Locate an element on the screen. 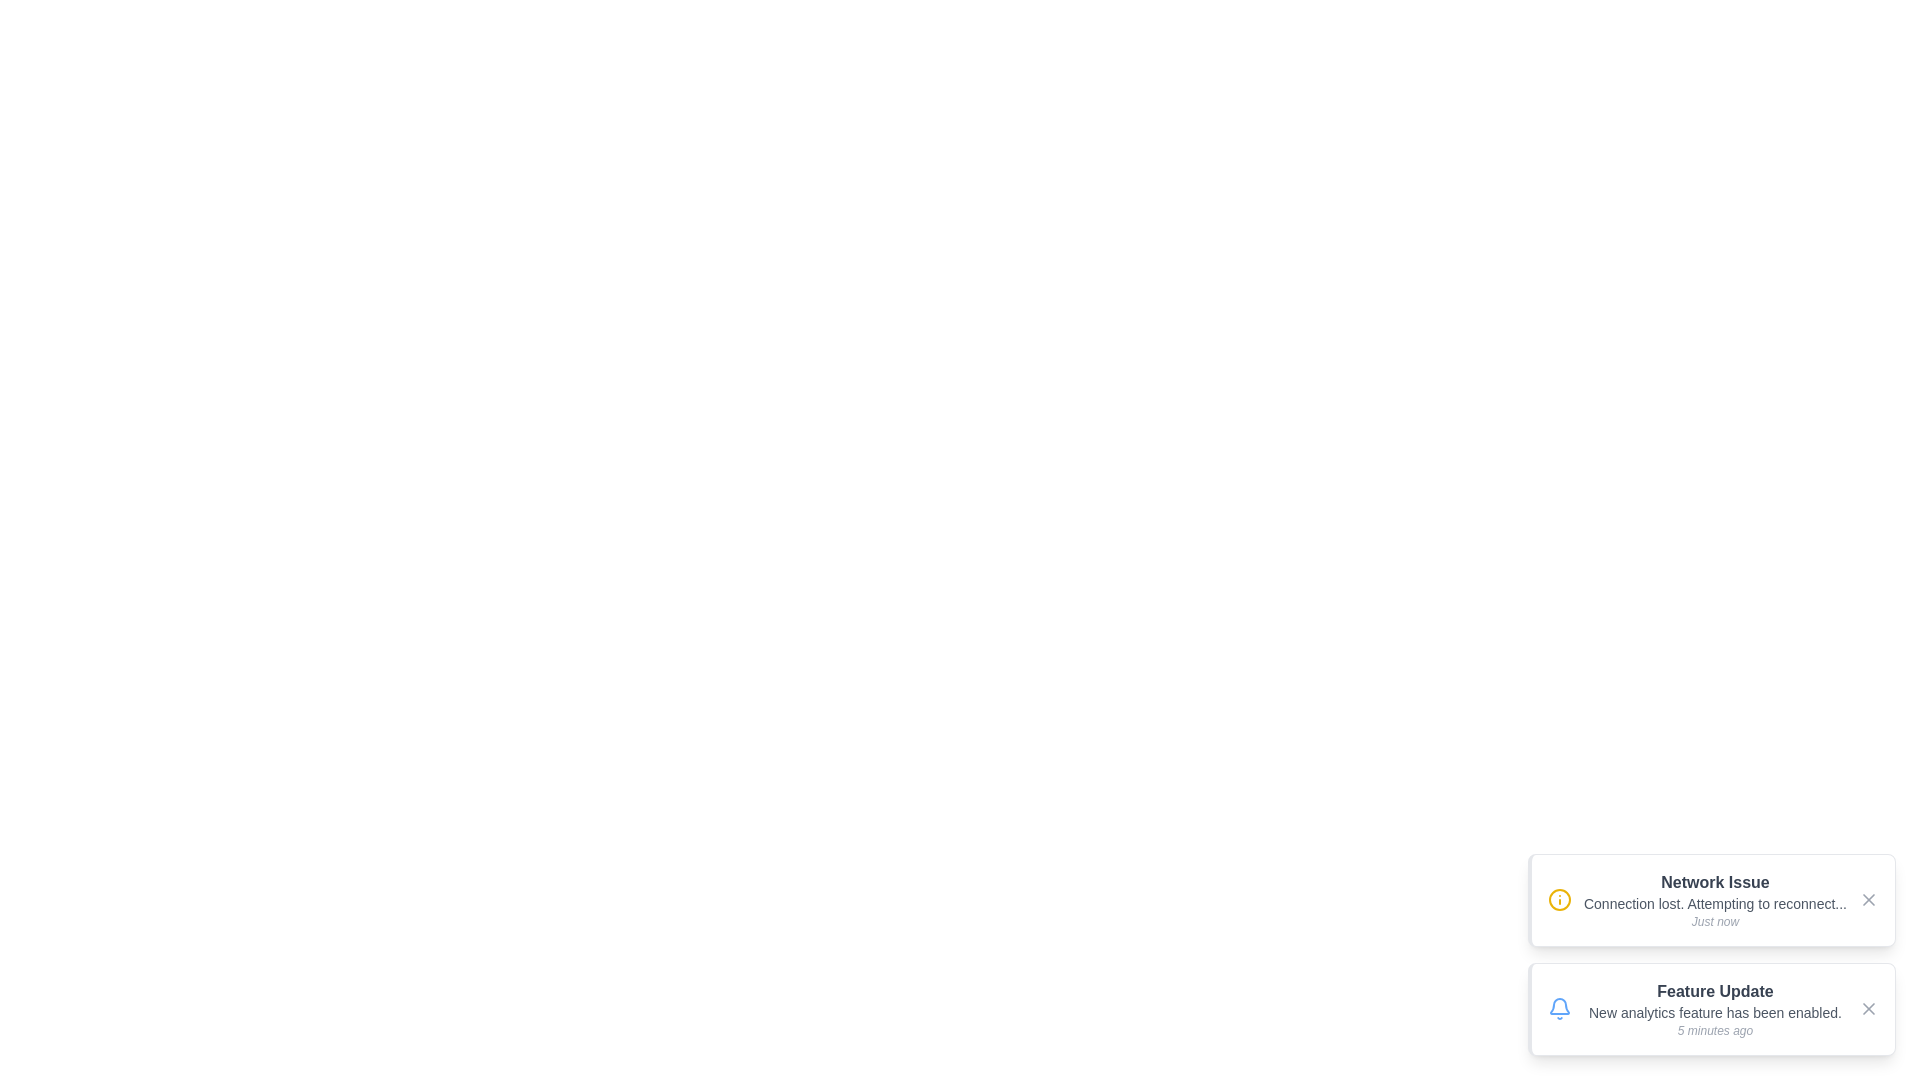 This screenshot has height=1080, width=1920. the notification icon for Network Issue is located at coordinates (1559, 900).